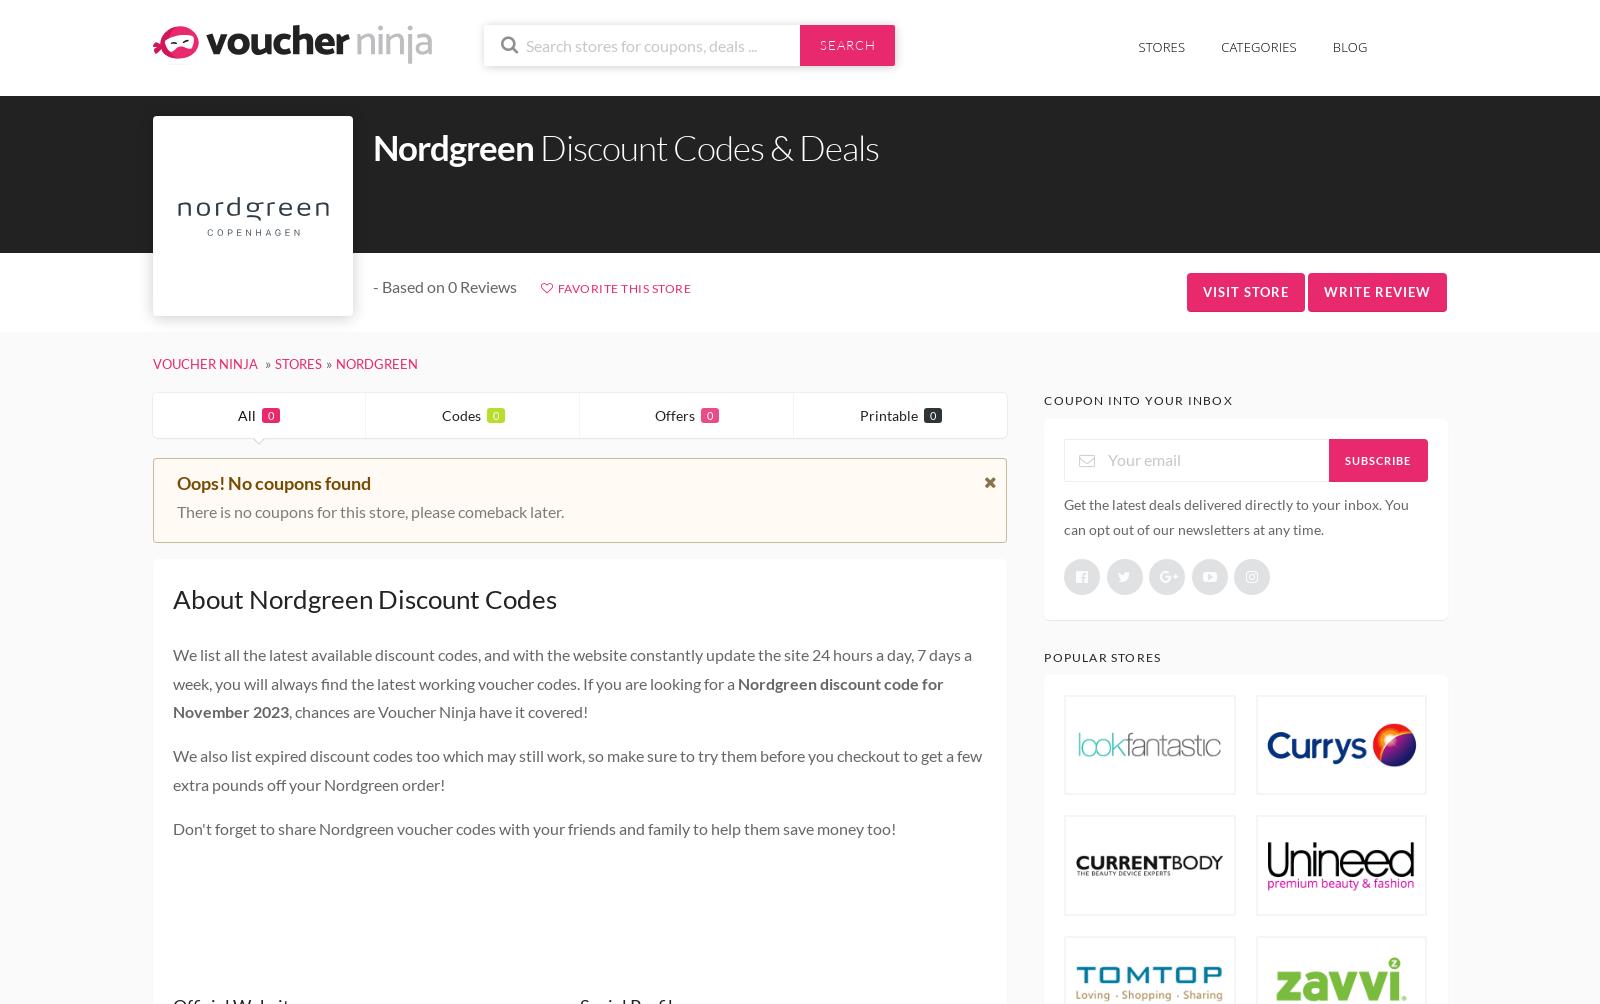 The height and width of the screenshot is (1004, 1600). I want to click on 'Favorite This Store', so click(624, 288).